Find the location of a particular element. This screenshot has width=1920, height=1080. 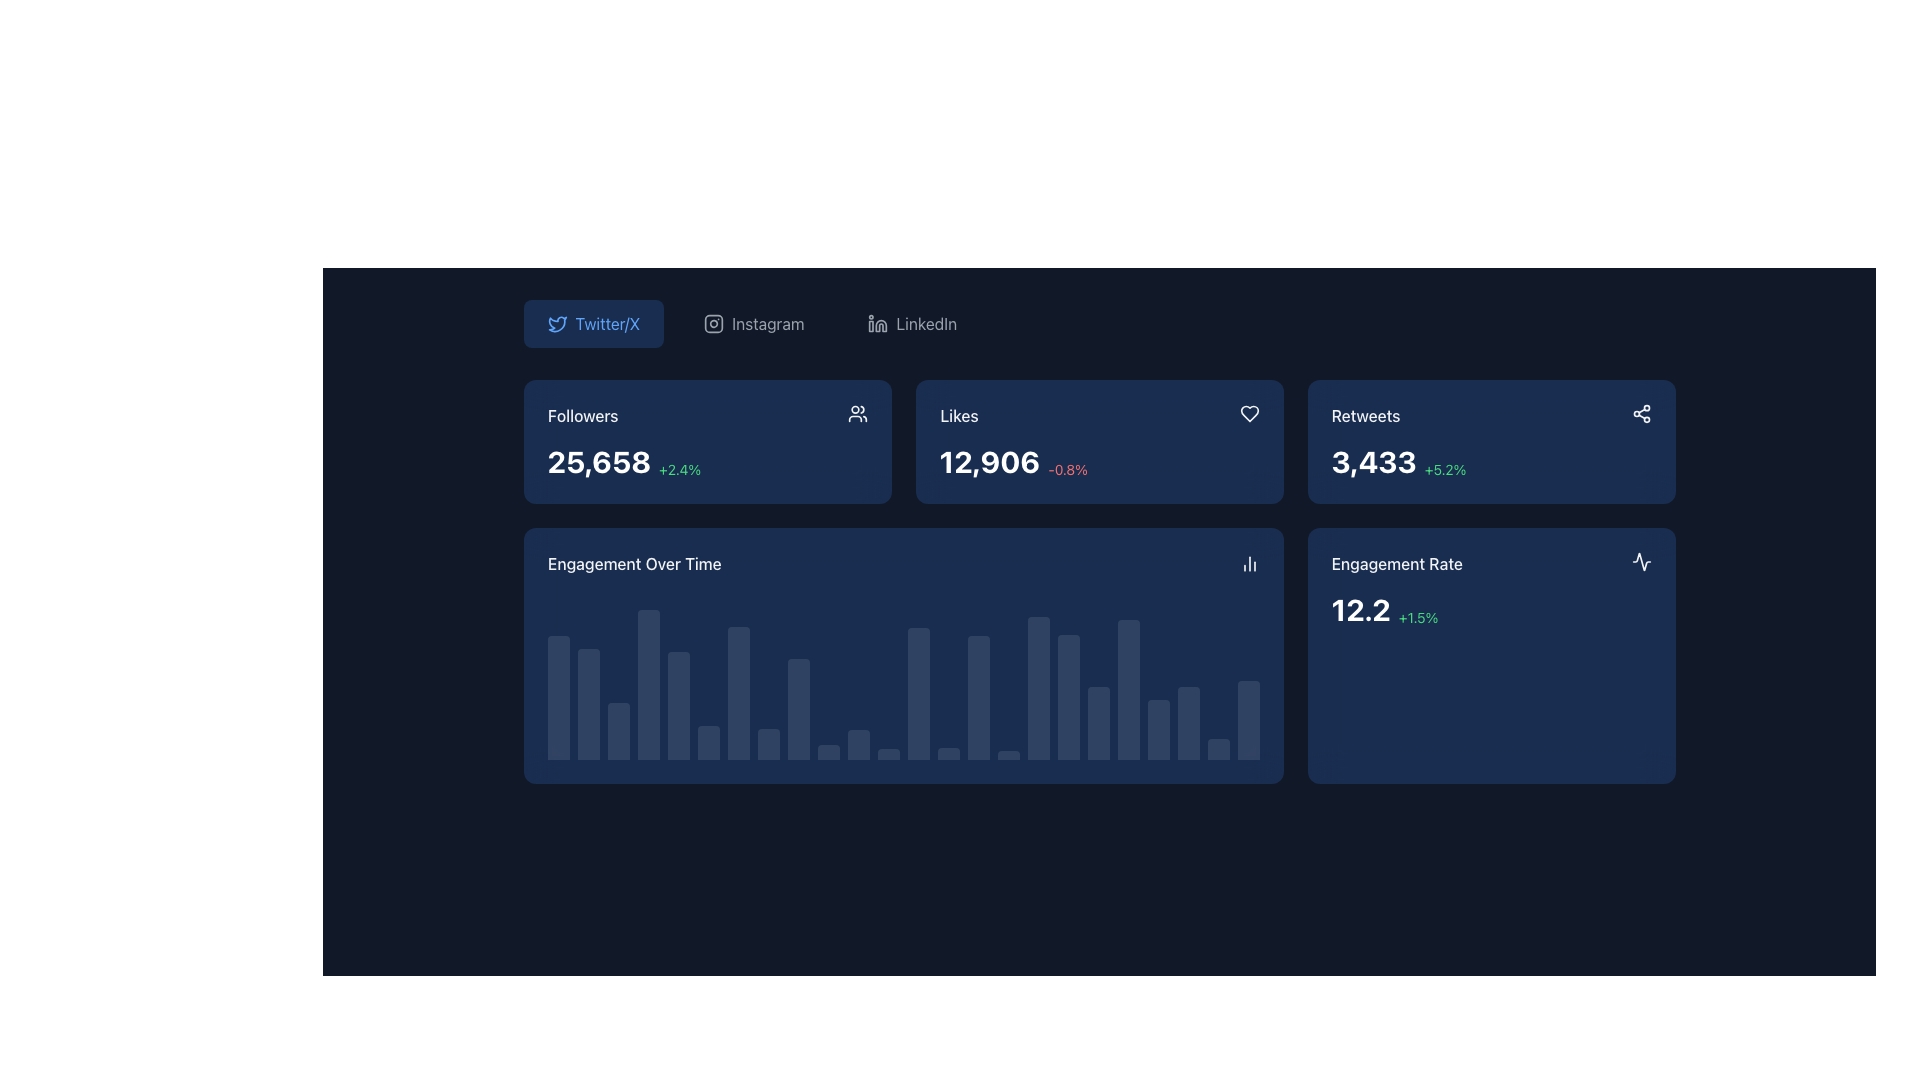

the data point details of the fourth Chart Bar in the 'Engagement Over Time' bar chart is located at coordinates (648, 683).